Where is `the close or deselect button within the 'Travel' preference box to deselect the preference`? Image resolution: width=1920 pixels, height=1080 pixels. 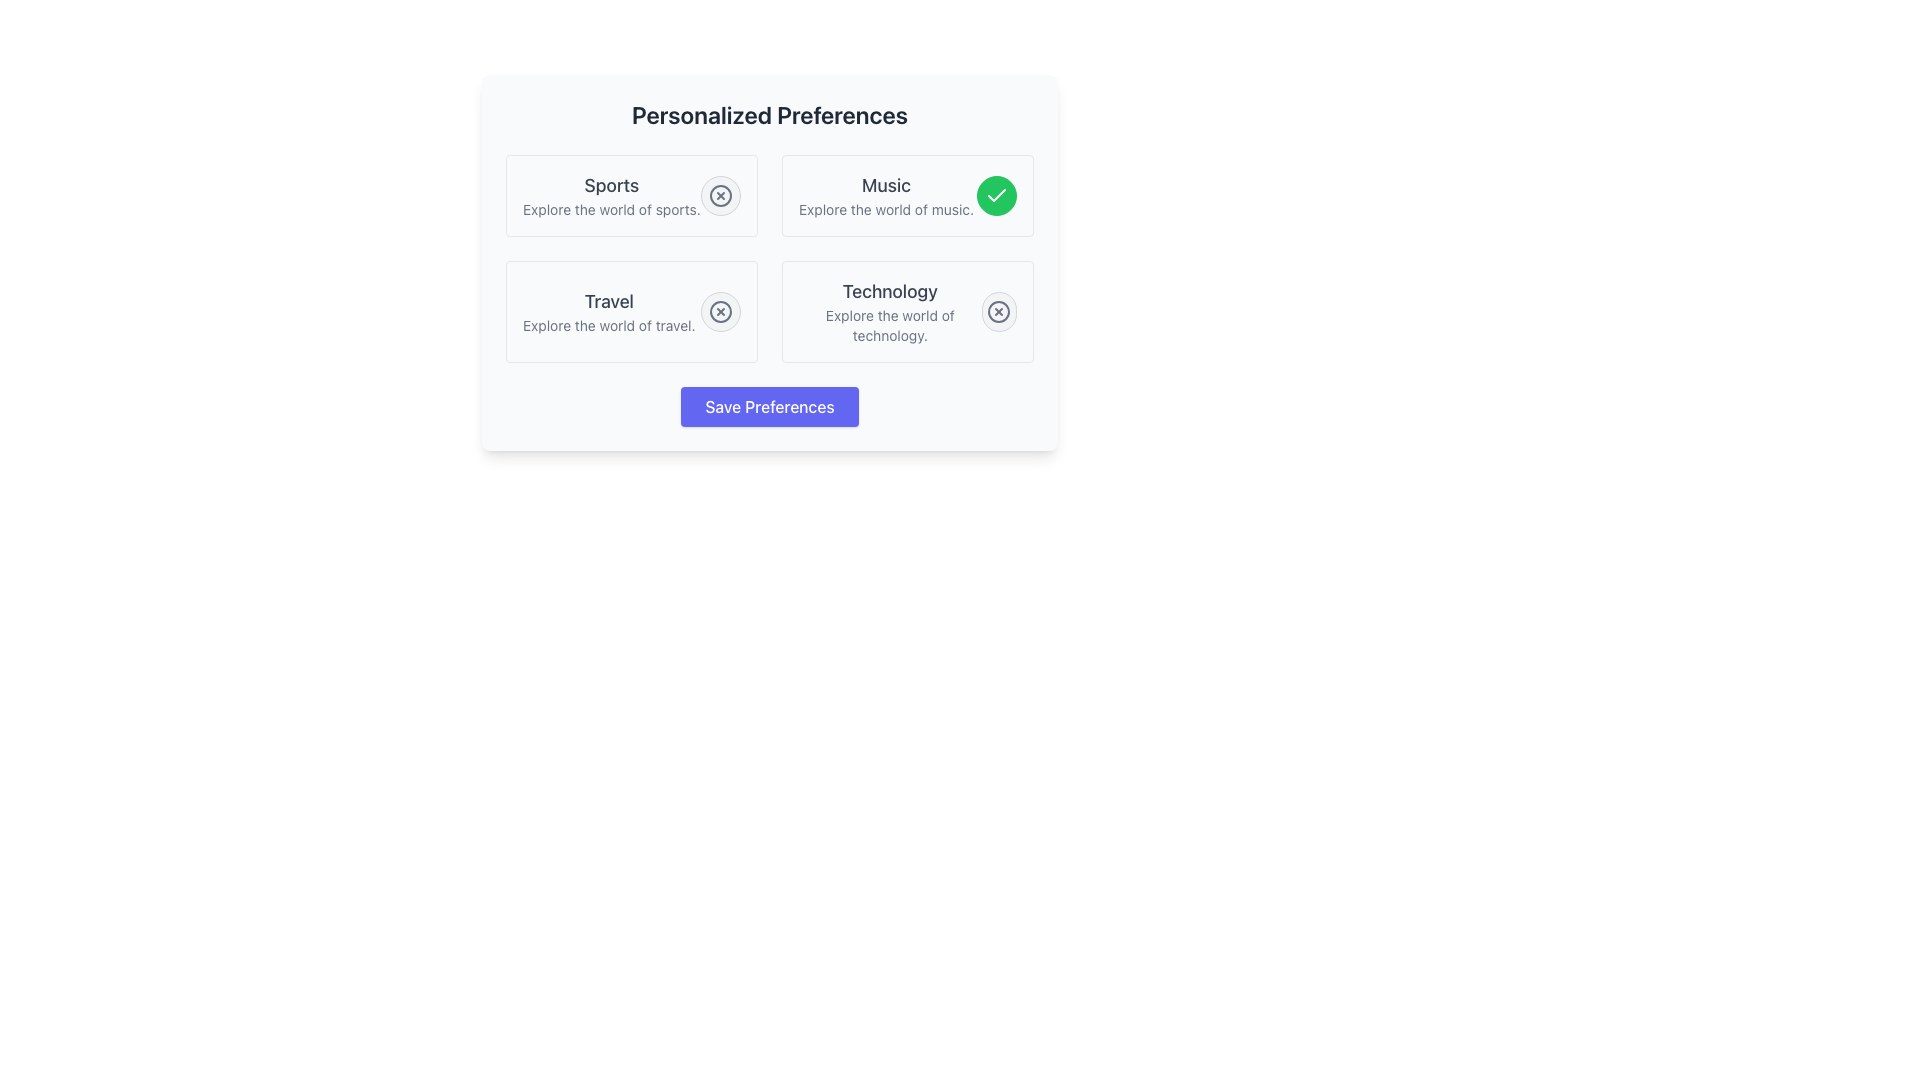 the close or deselect button within the 'Travel' preference box to deselect the preference is located at coordinates (720, 312).